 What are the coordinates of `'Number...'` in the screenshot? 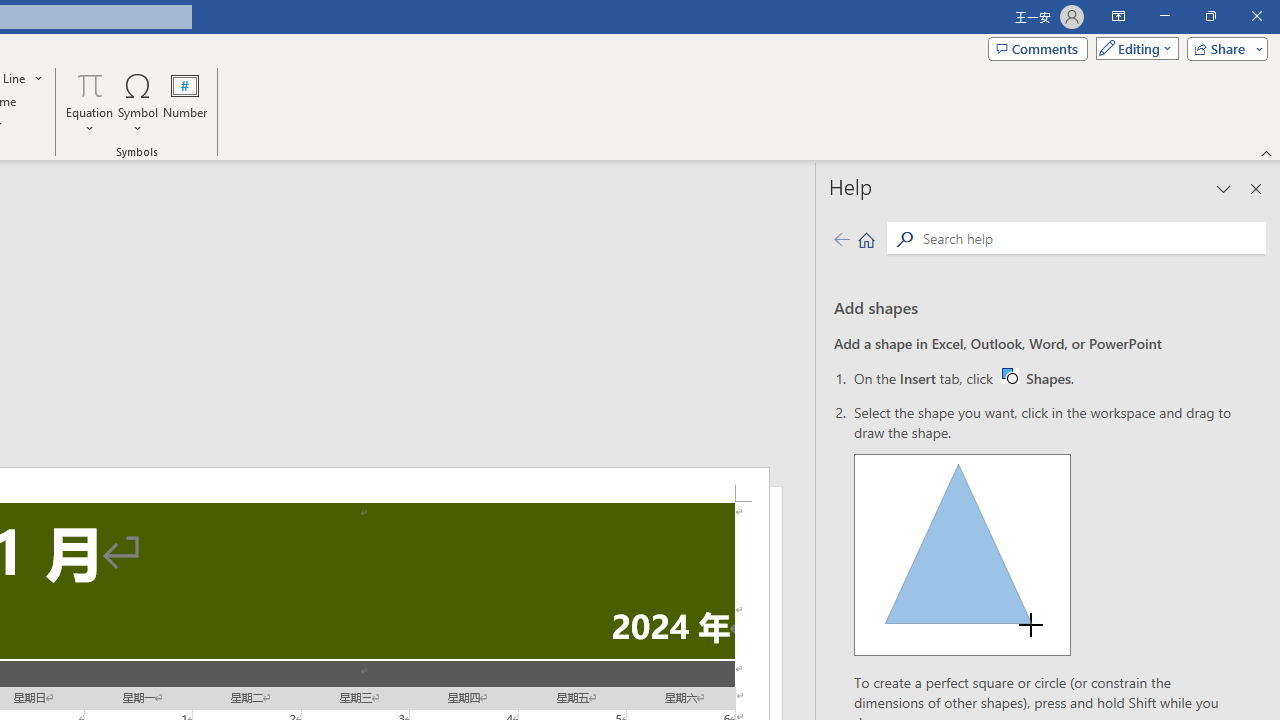 It's located at (185, 103).